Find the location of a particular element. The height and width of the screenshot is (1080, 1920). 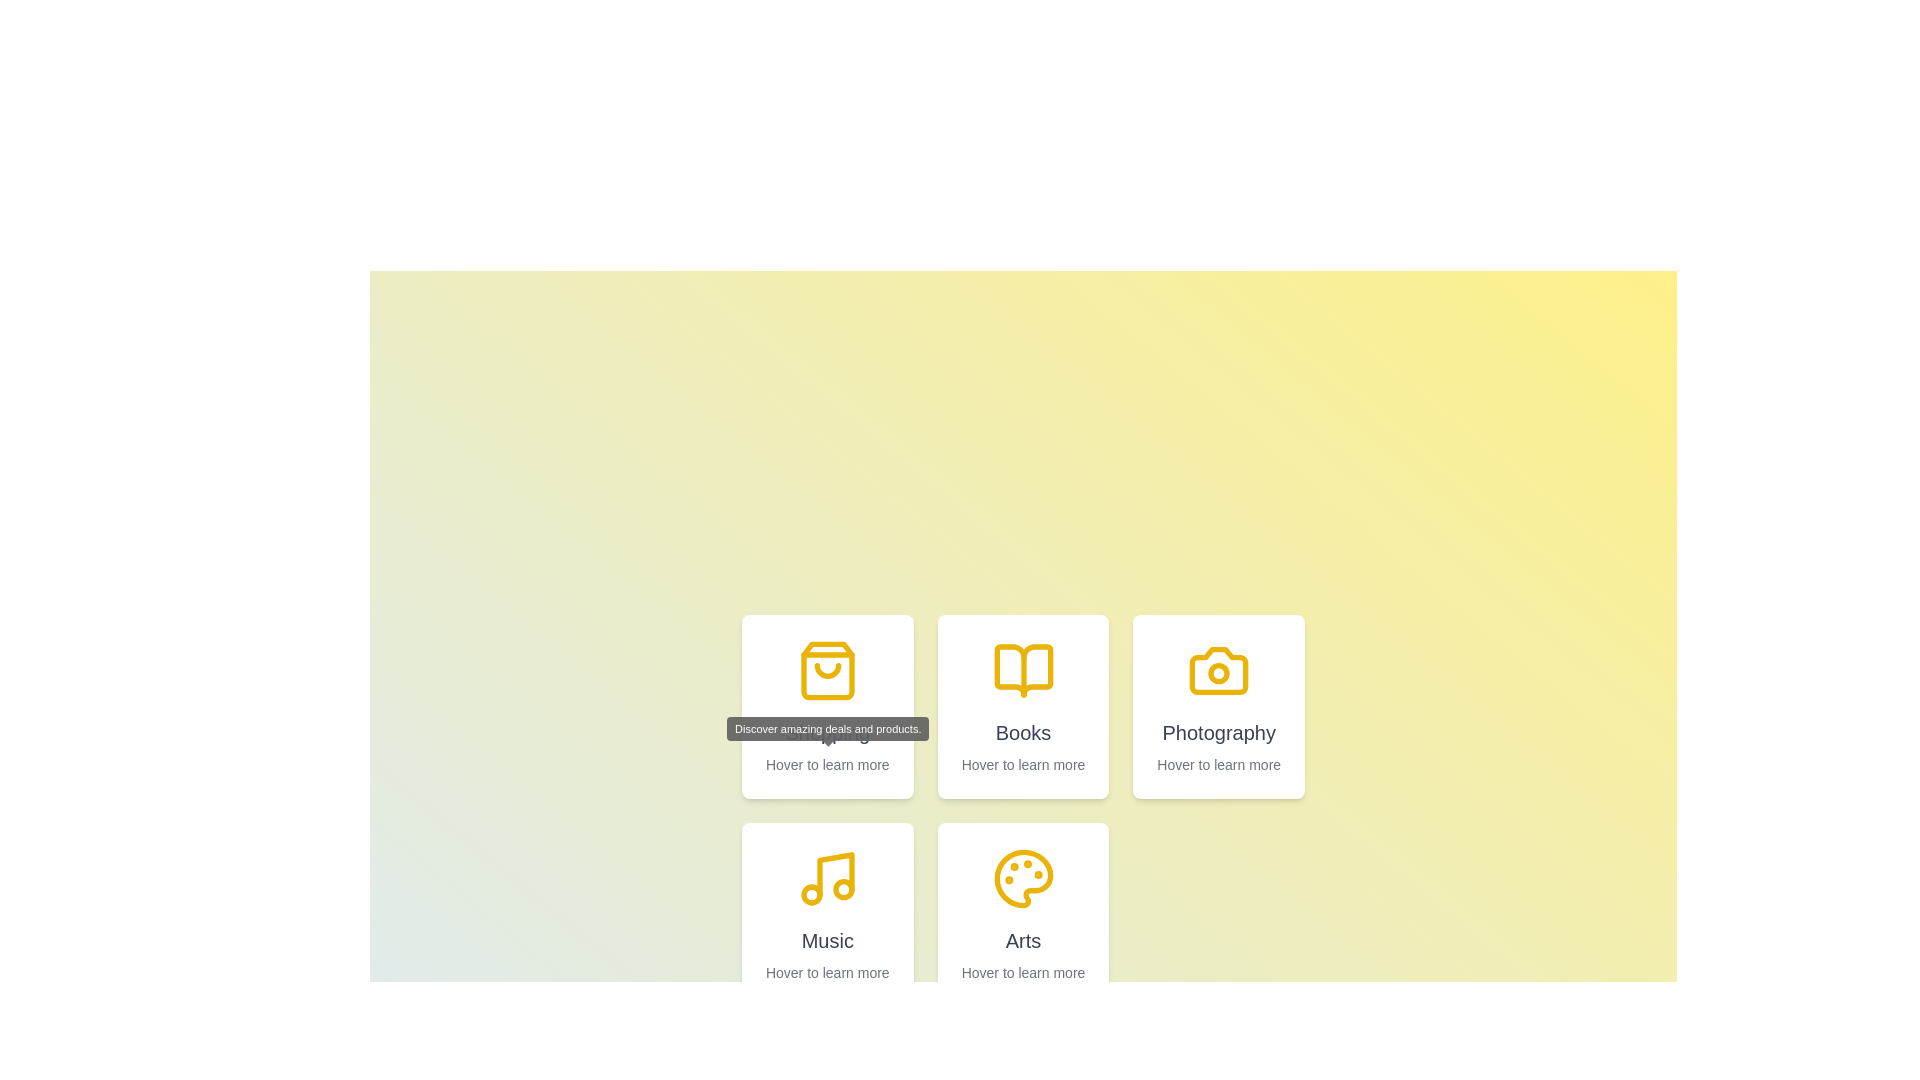

the small circular yellow decorative graphic inside the camera icon, located in the third column of the first row of a 3x2 grid layout of square cards is located at coordinates (1218, 673).